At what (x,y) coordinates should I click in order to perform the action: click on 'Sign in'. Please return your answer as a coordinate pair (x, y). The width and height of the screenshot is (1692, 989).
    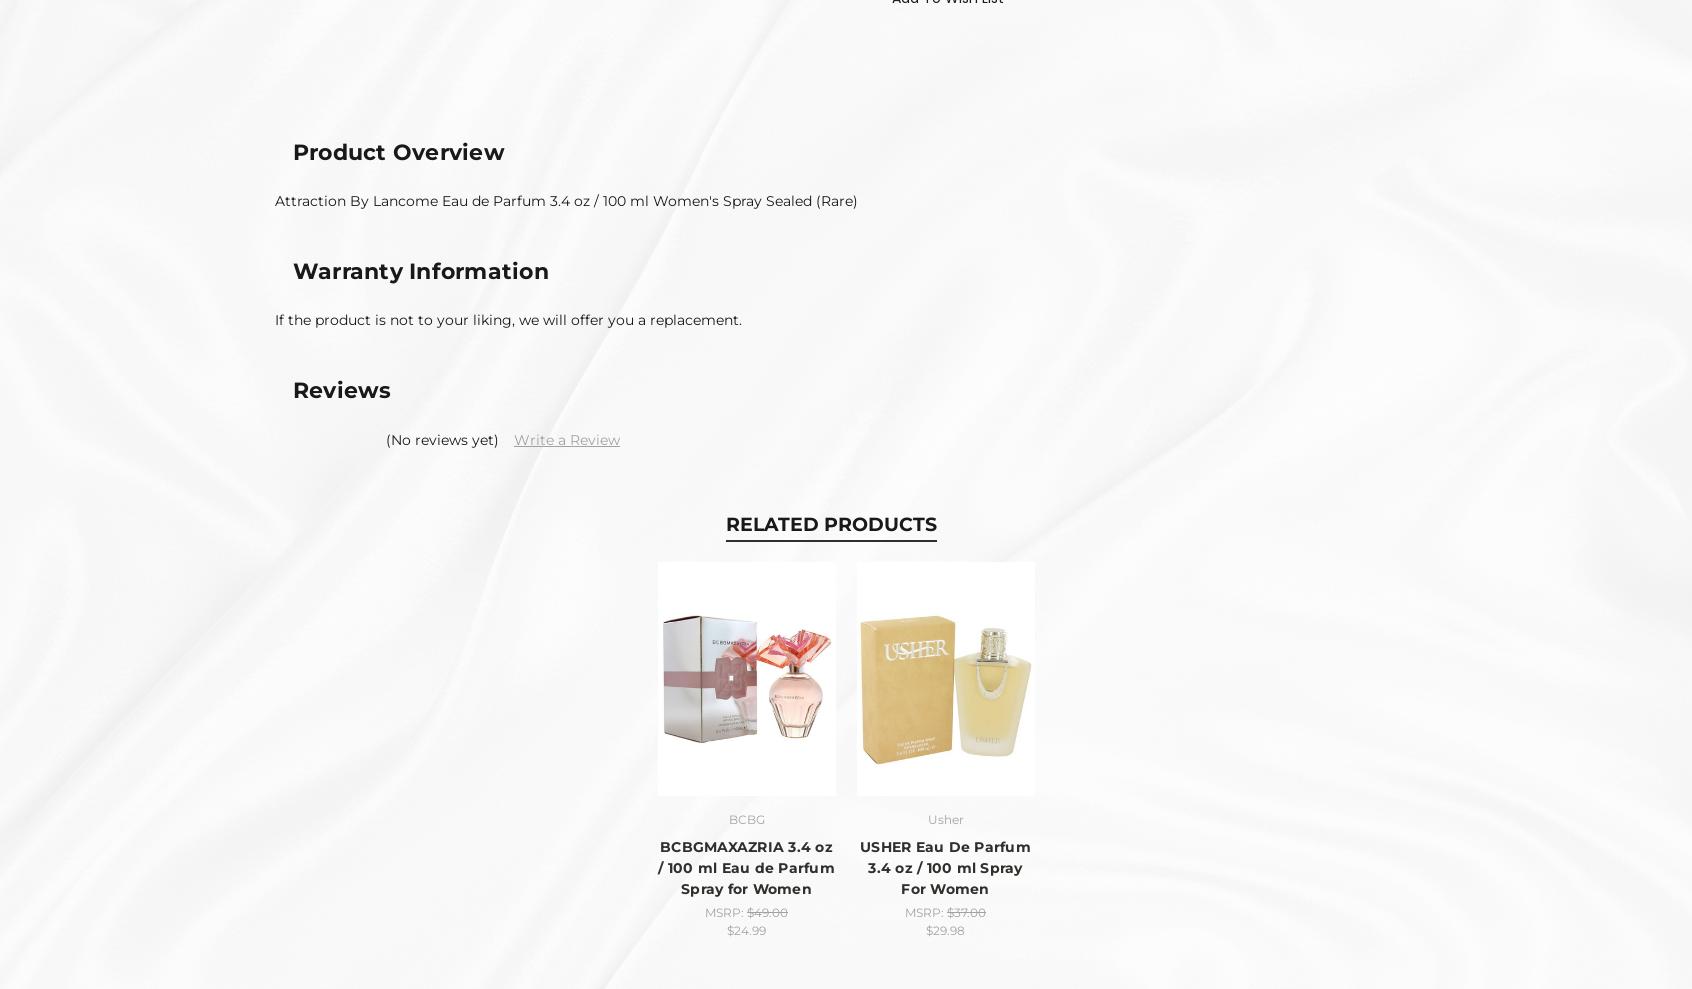
    Looking at the image, I should click on (284, 718).